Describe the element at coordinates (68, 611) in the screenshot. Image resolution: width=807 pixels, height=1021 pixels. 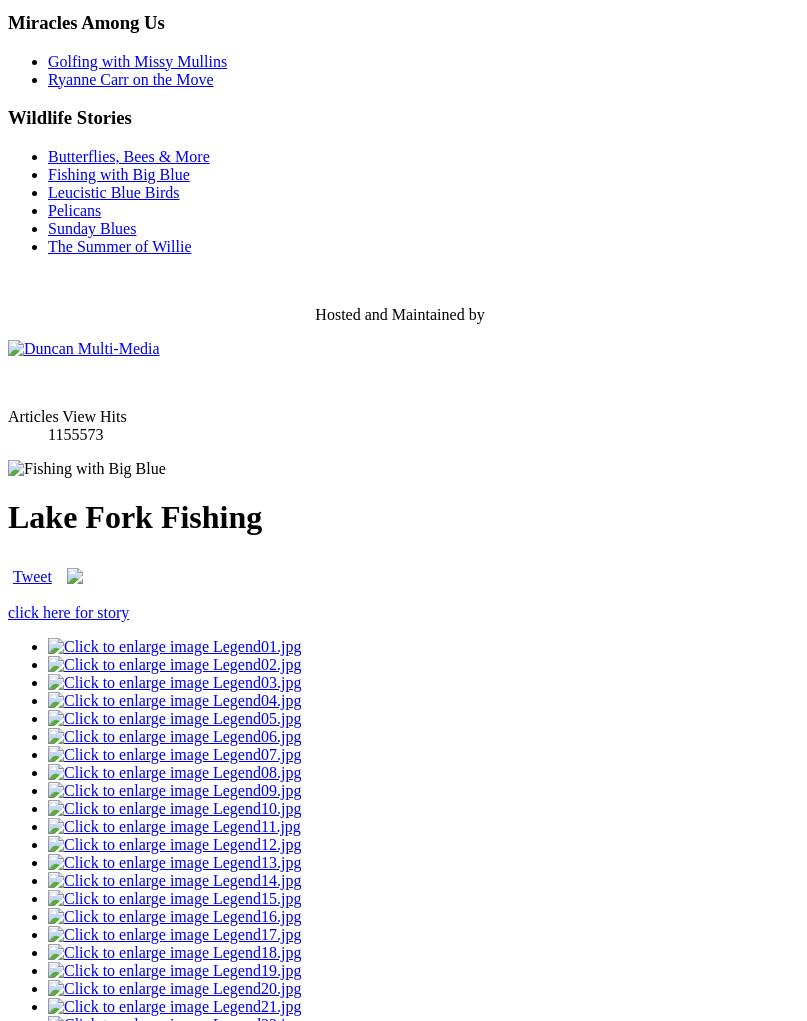
I see `'click here for story'` at that location.